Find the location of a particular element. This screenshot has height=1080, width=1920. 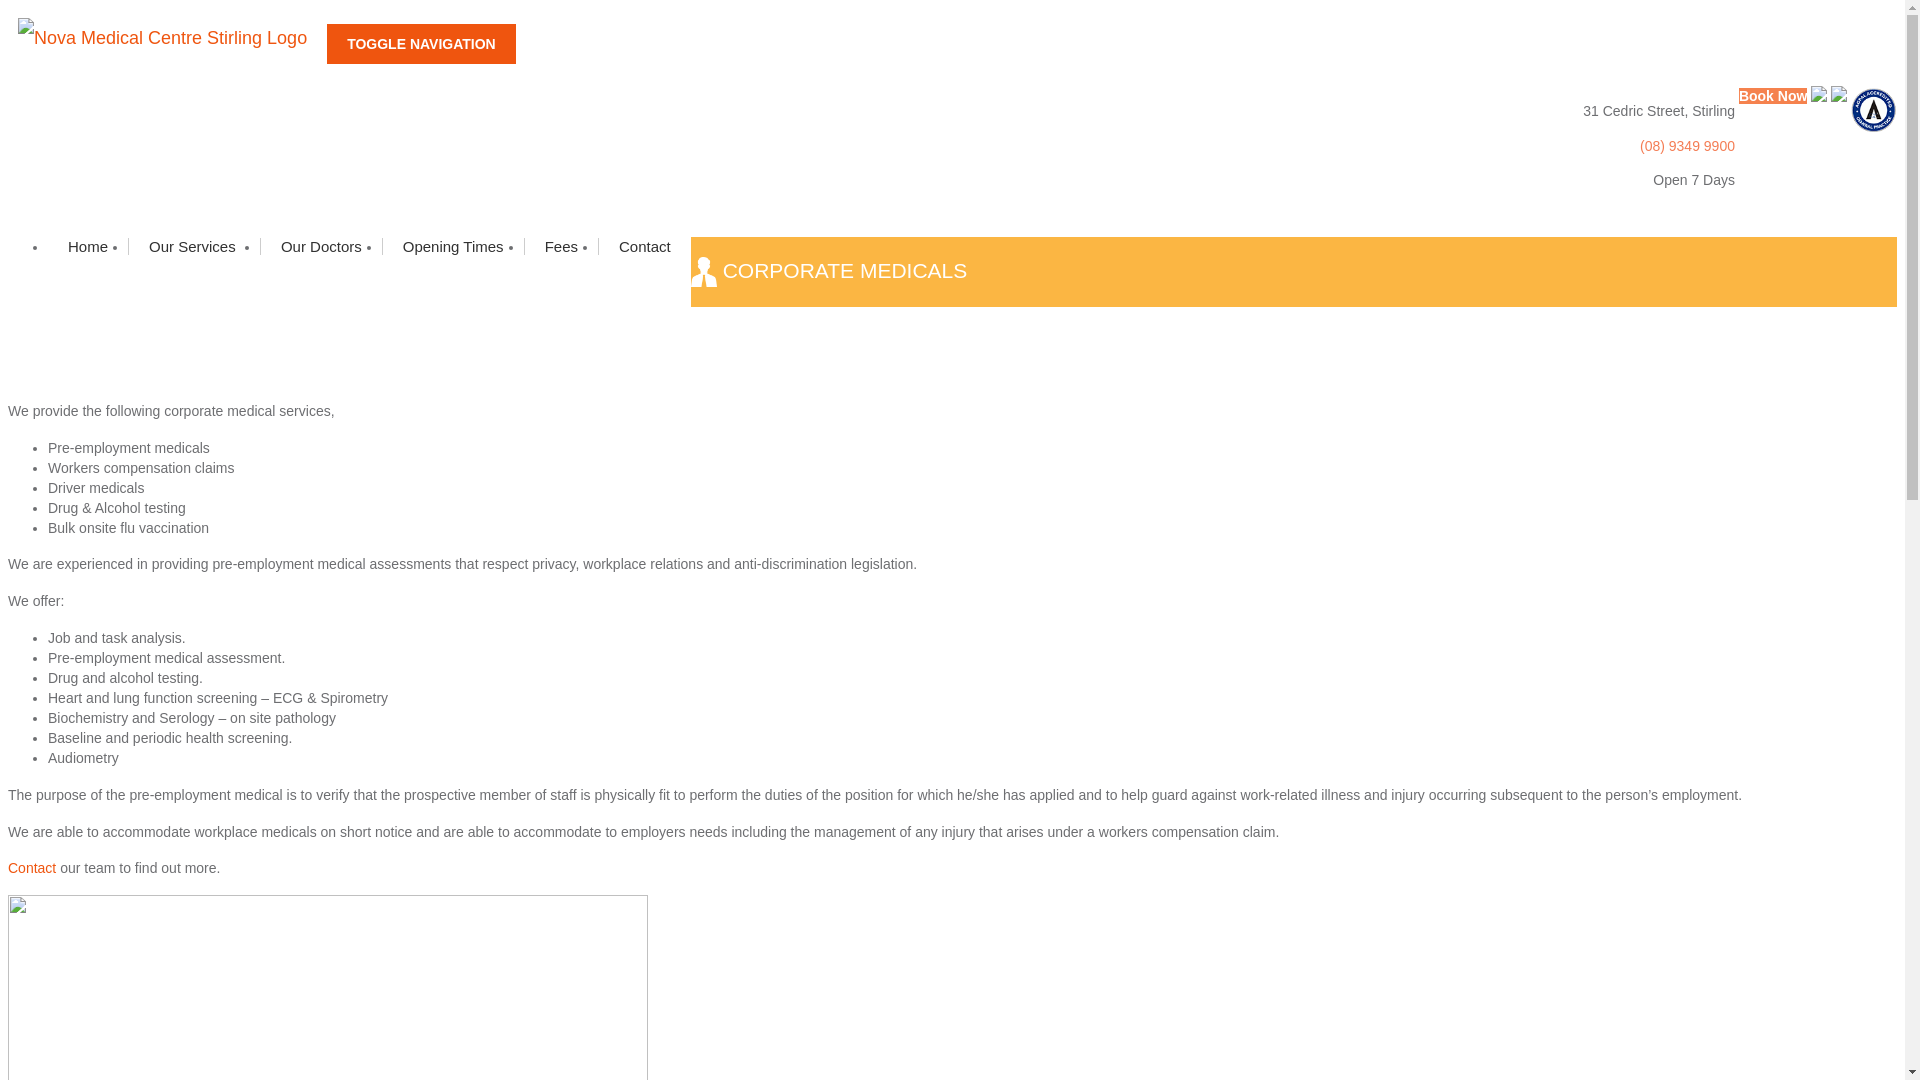

'Home' is located at coordinates (86, 245).